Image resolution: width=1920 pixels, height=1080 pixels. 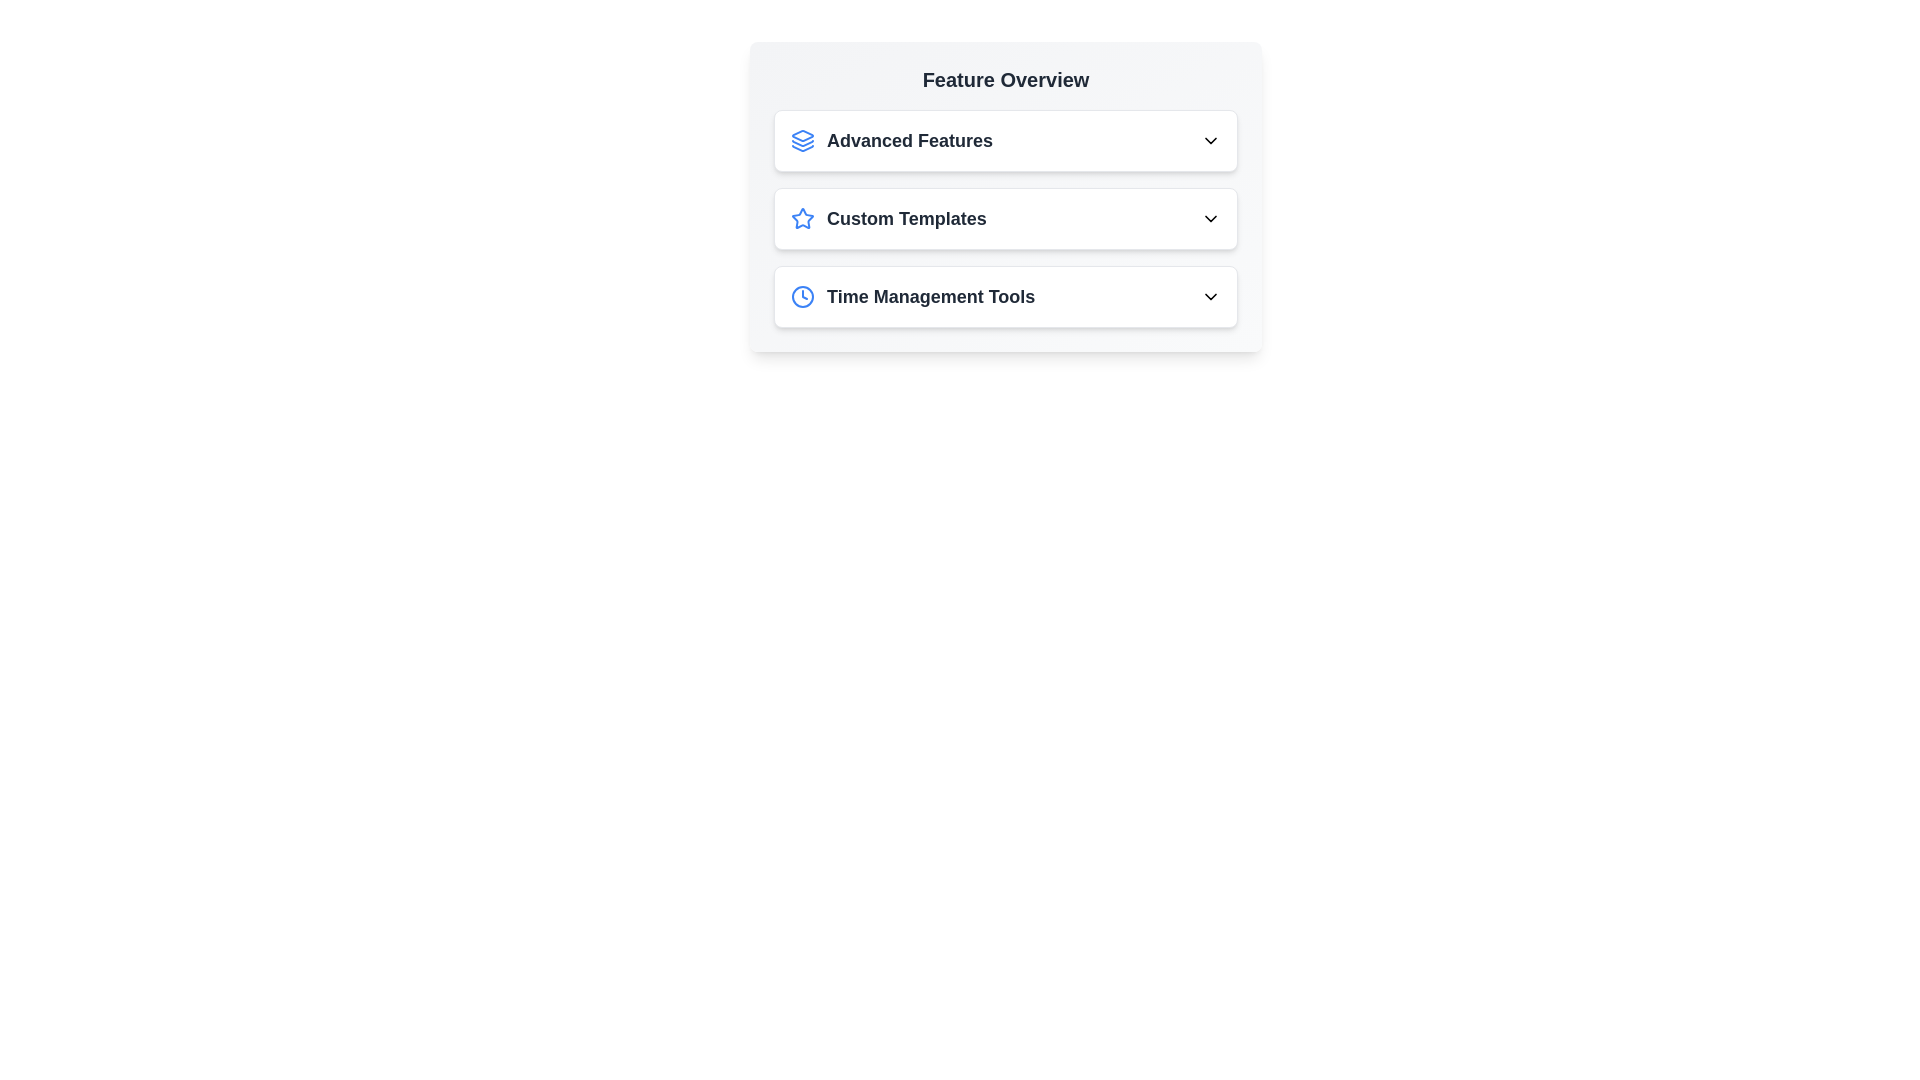 What do you see at coordinates (802, 219) in the screenshot?
I see `the icon of the feature titled Custom Templates` at bounding box center [802, 219].